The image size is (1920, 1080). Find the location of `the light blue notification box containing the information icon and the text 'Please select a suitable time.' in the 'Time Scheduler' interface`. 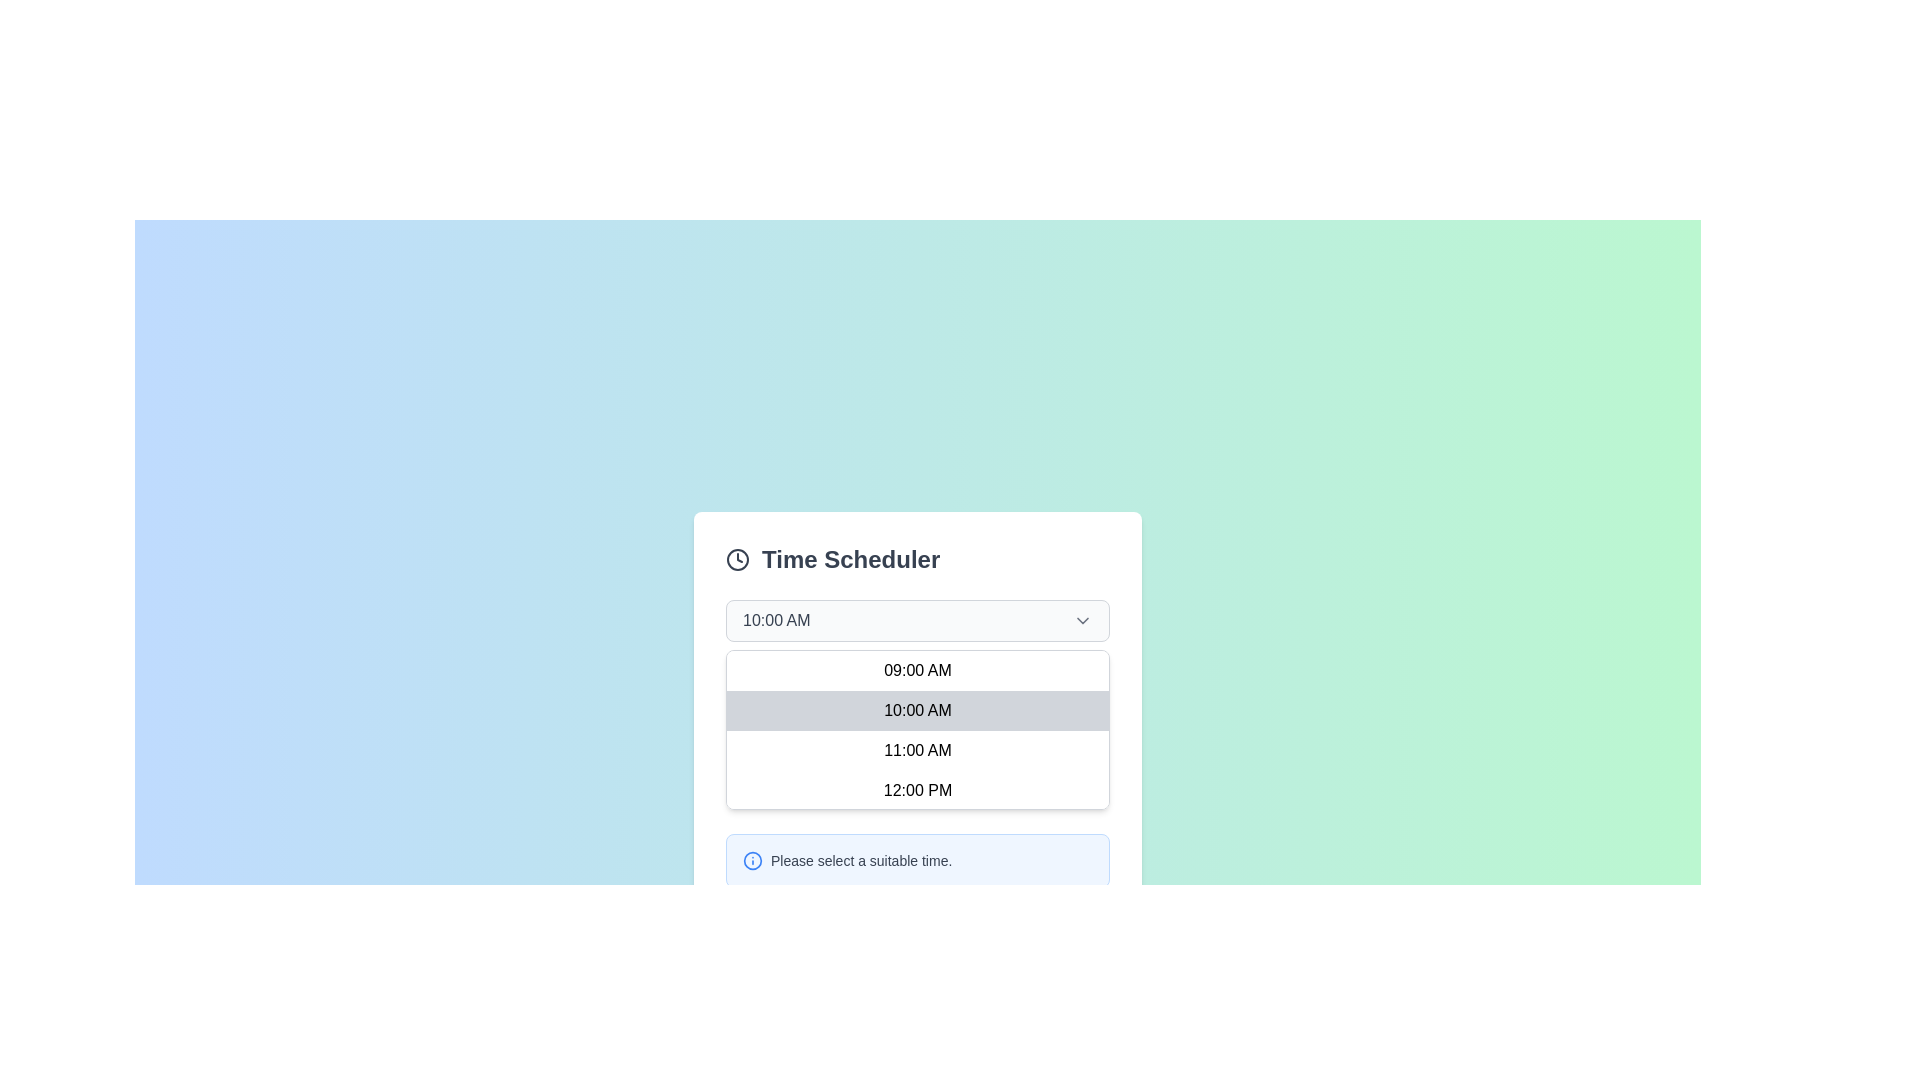

the light blue notification box containing the information icon and the text 'Please select a suitable time.' in the 'Time Scheduler' interface is located at coordinates (916, 859).